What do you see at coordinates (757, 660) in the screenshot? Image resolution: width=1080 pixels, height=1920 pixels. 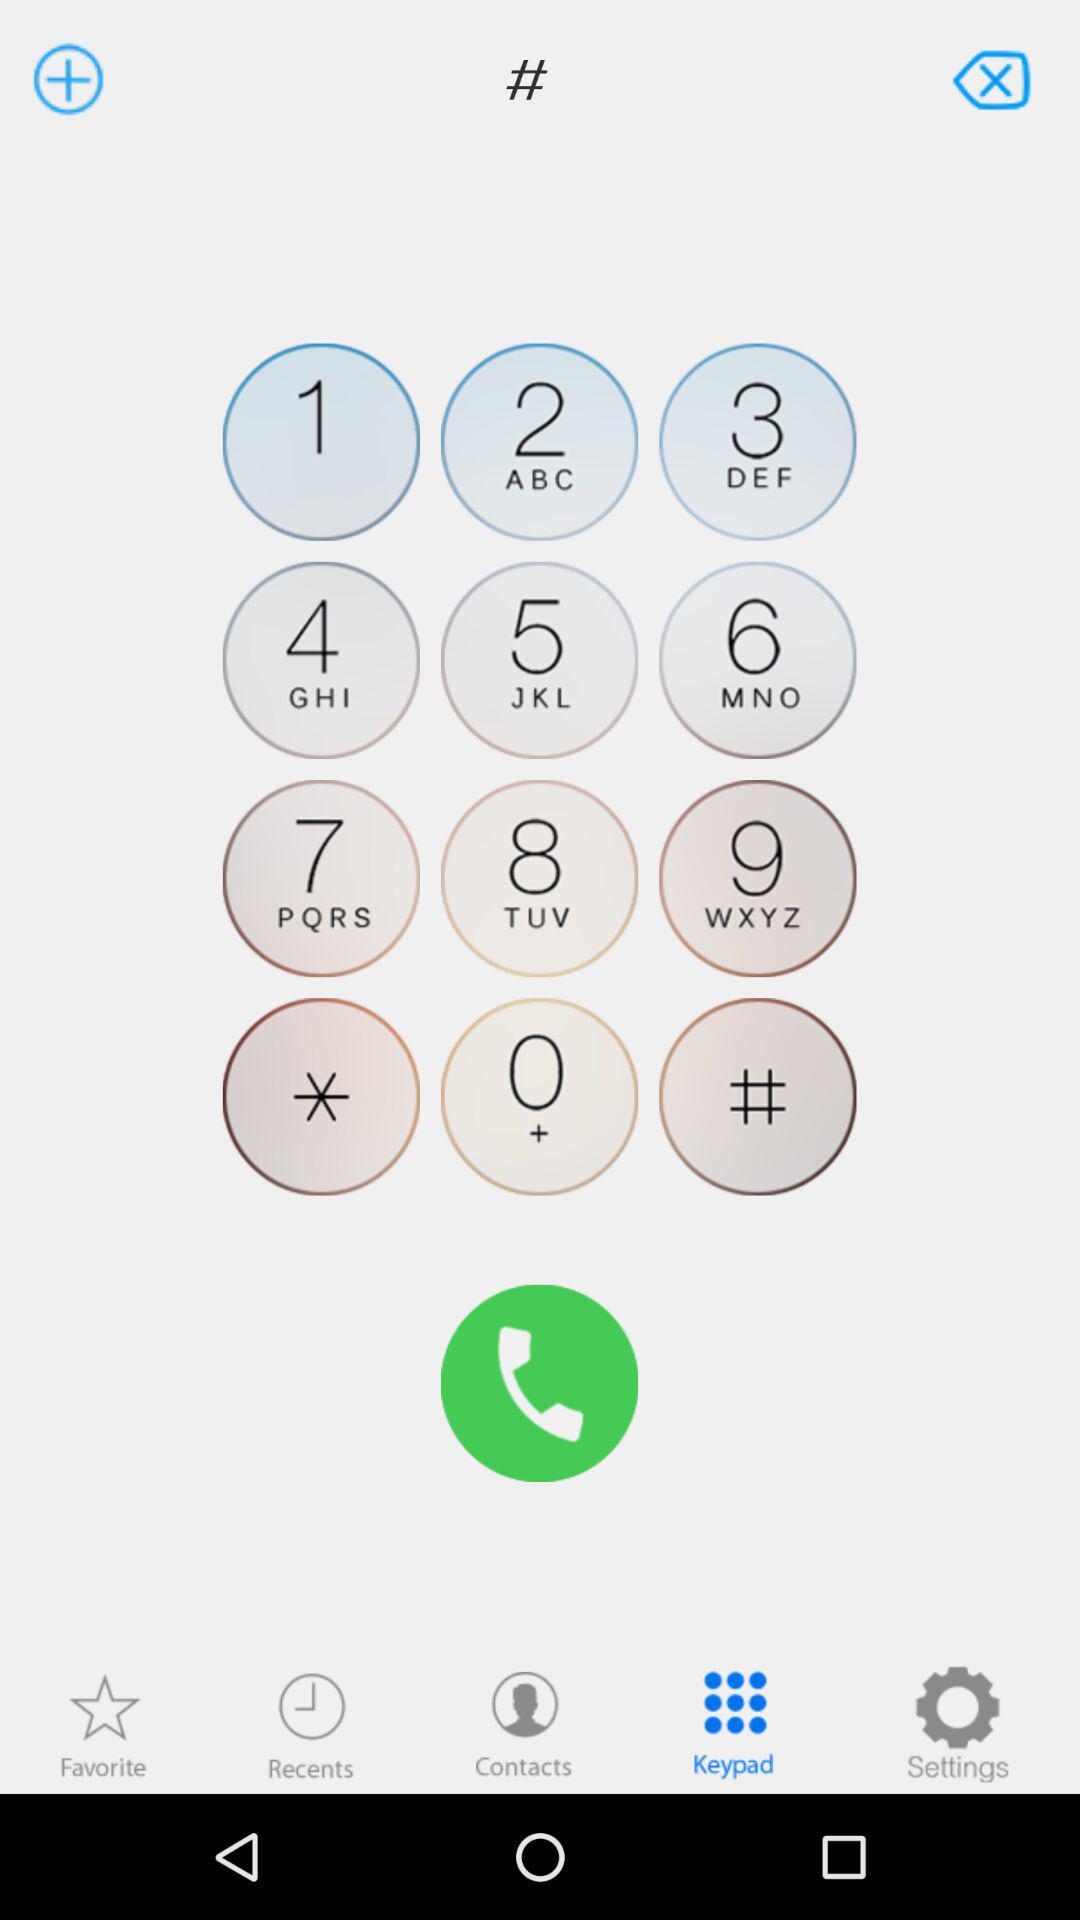 I see `press number 6` at bounding box center [757, 660].